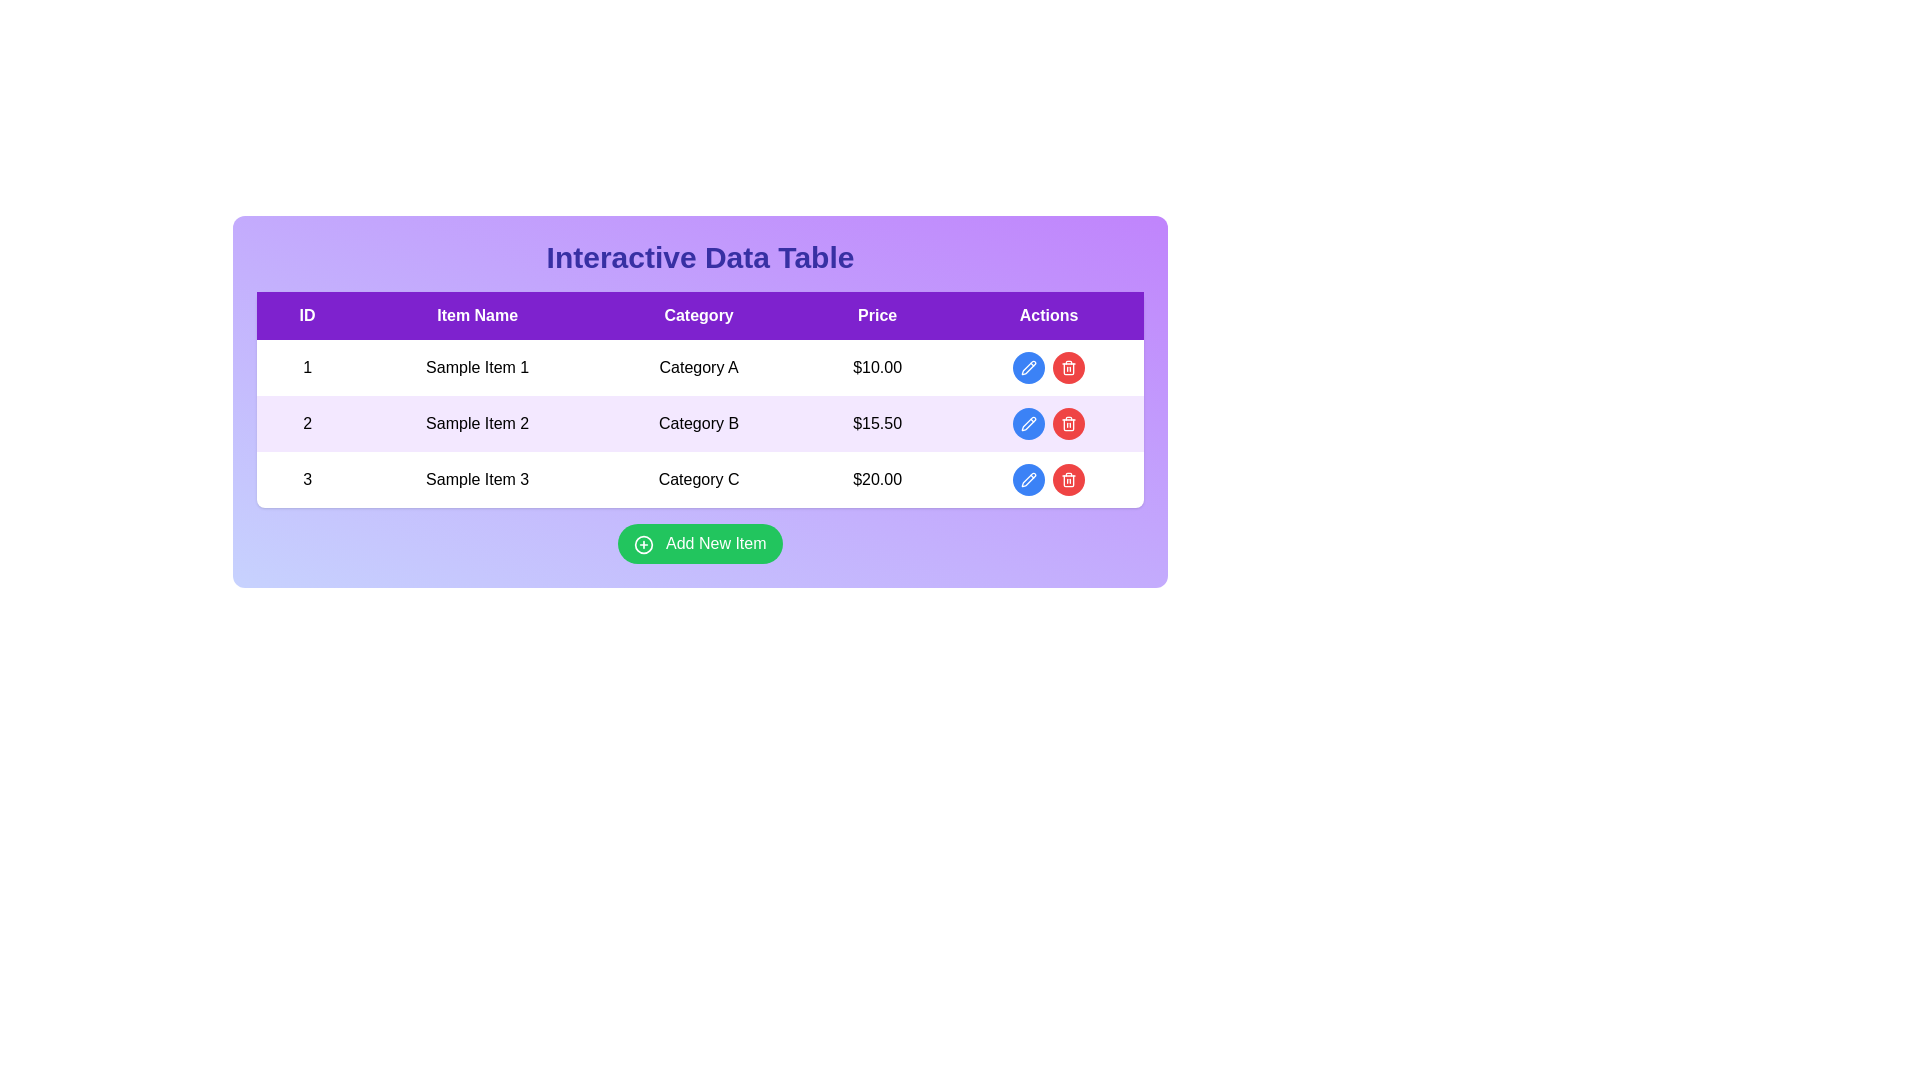 The width and height of the screenshot is (1920, 1080). I want to click on the row of column headers labeled 'ID', 'Item Name', 'Category', 'Price', and 'Actions' to read the titles, so click(700, 315).